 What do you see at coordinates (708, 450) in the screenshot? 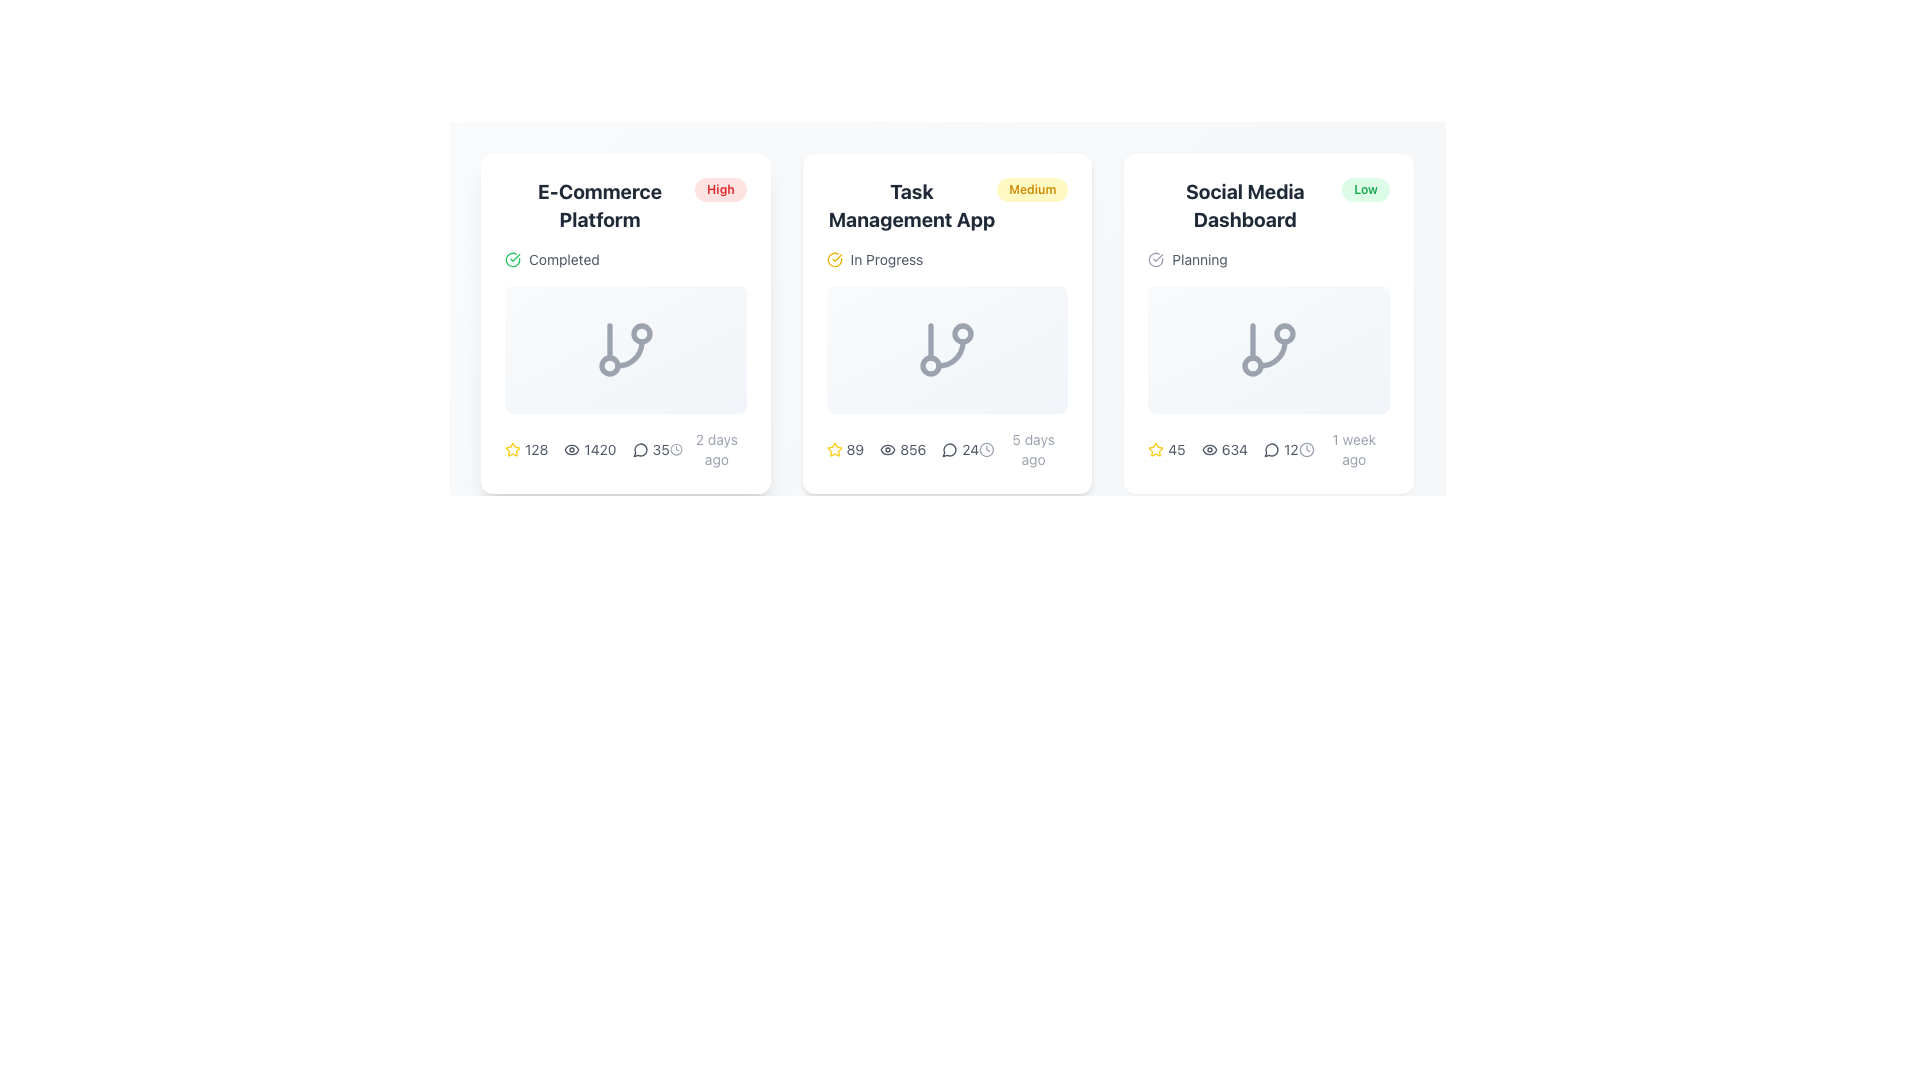
I see `the timestamp indicator displaying '2 days ago' with a clock icon, located in the bottom-right corner of the 'E-Commerce Platform' card` at bounding box center [708, 450].